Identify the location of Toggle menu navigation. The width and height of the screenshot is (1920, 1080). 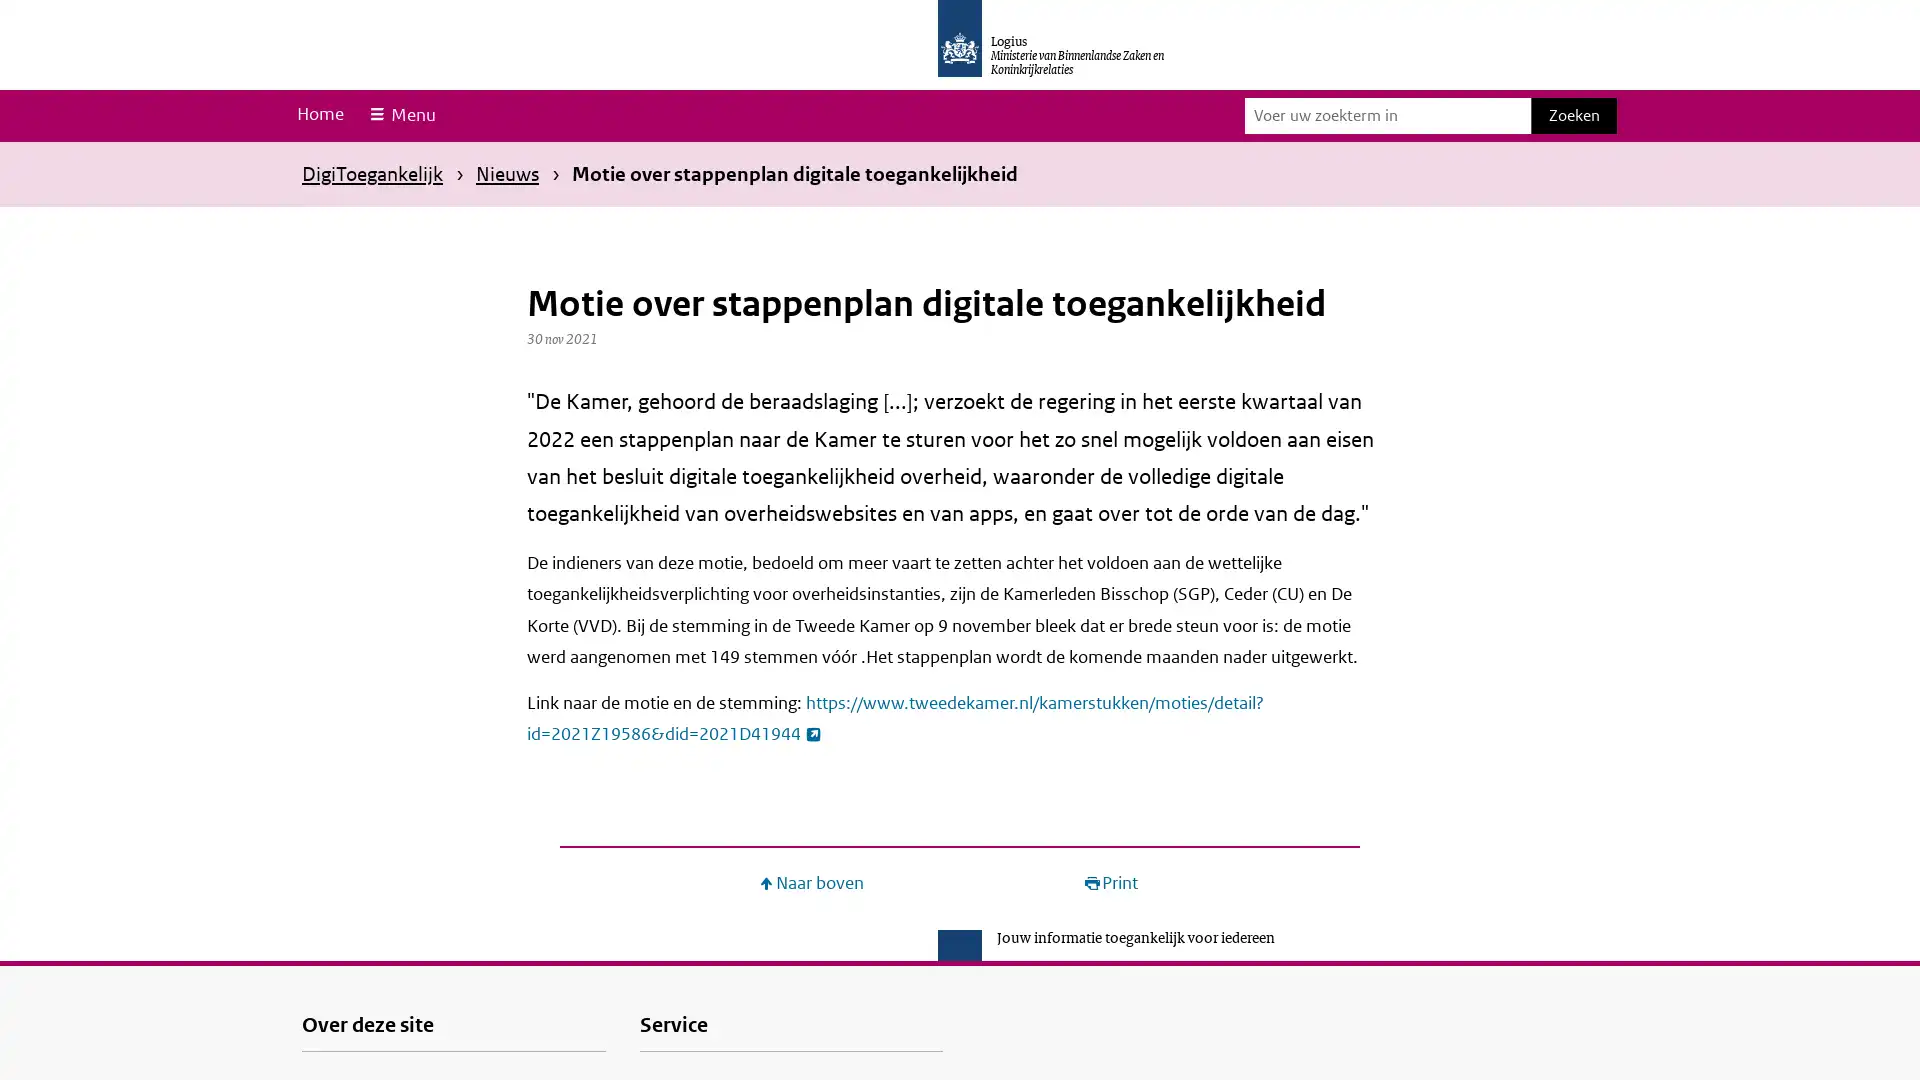
(400, 115).